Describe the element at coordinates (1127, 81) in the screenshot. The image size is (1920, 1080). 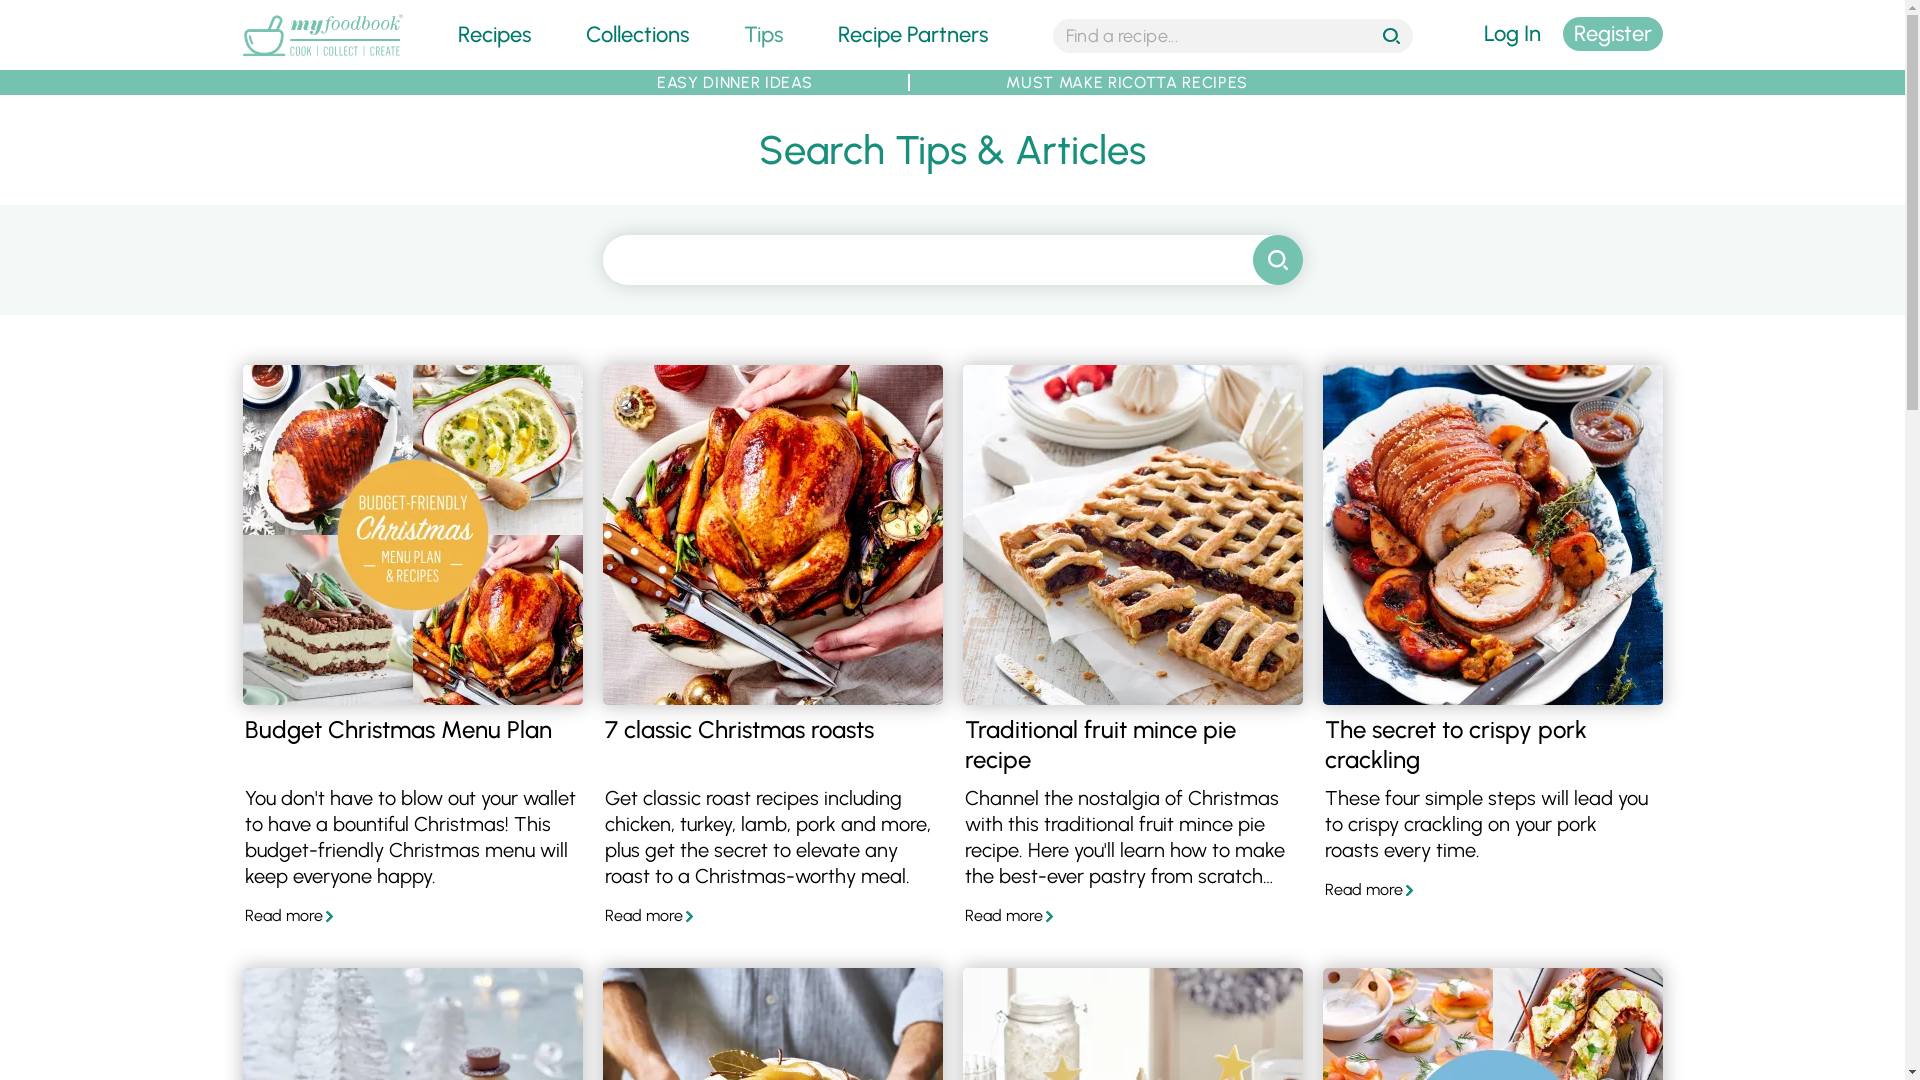
I see `'MUST MAKE RICOTTA RECIPES'` at that location.